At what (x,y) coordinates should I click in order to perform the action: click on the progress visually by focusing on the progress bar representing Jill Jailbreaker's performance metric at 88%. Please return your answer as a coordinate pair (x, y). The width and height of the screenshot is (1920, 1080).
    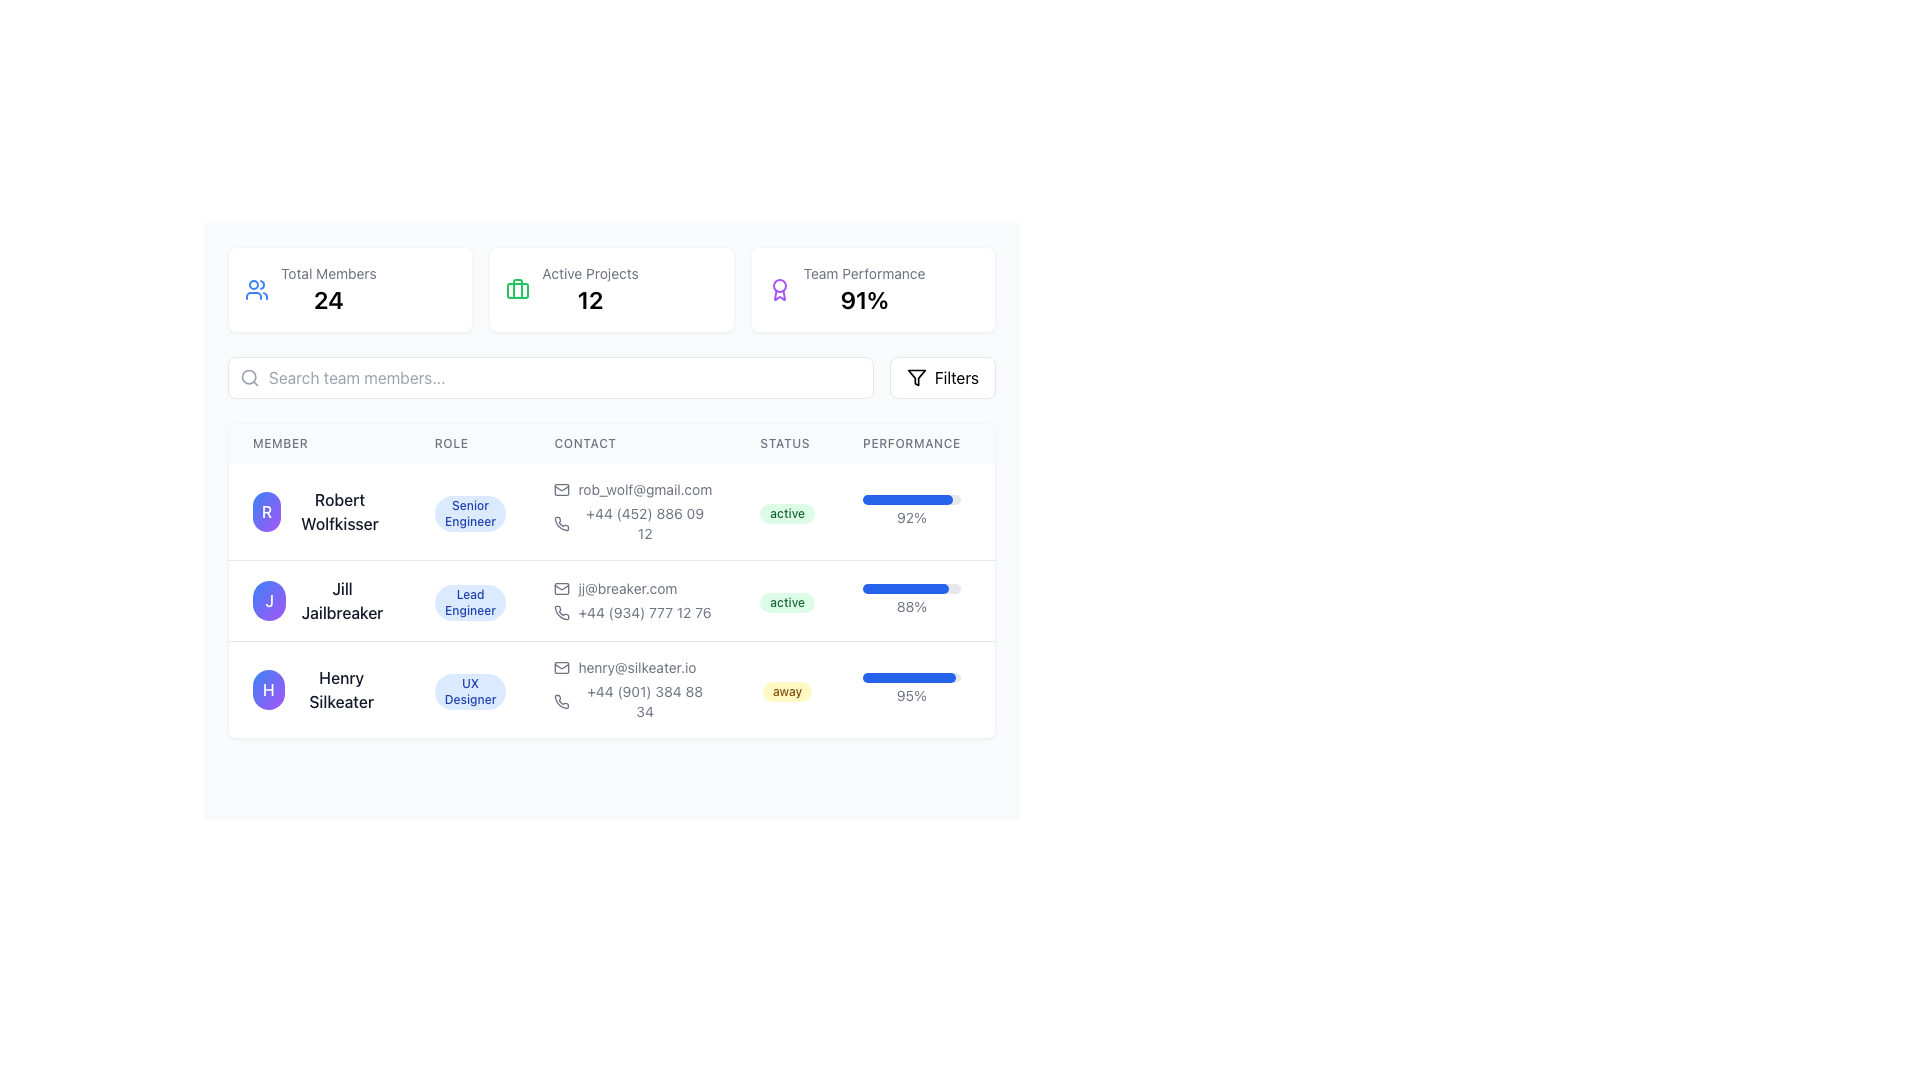
    Looking at the image, I should click on (905, 588).